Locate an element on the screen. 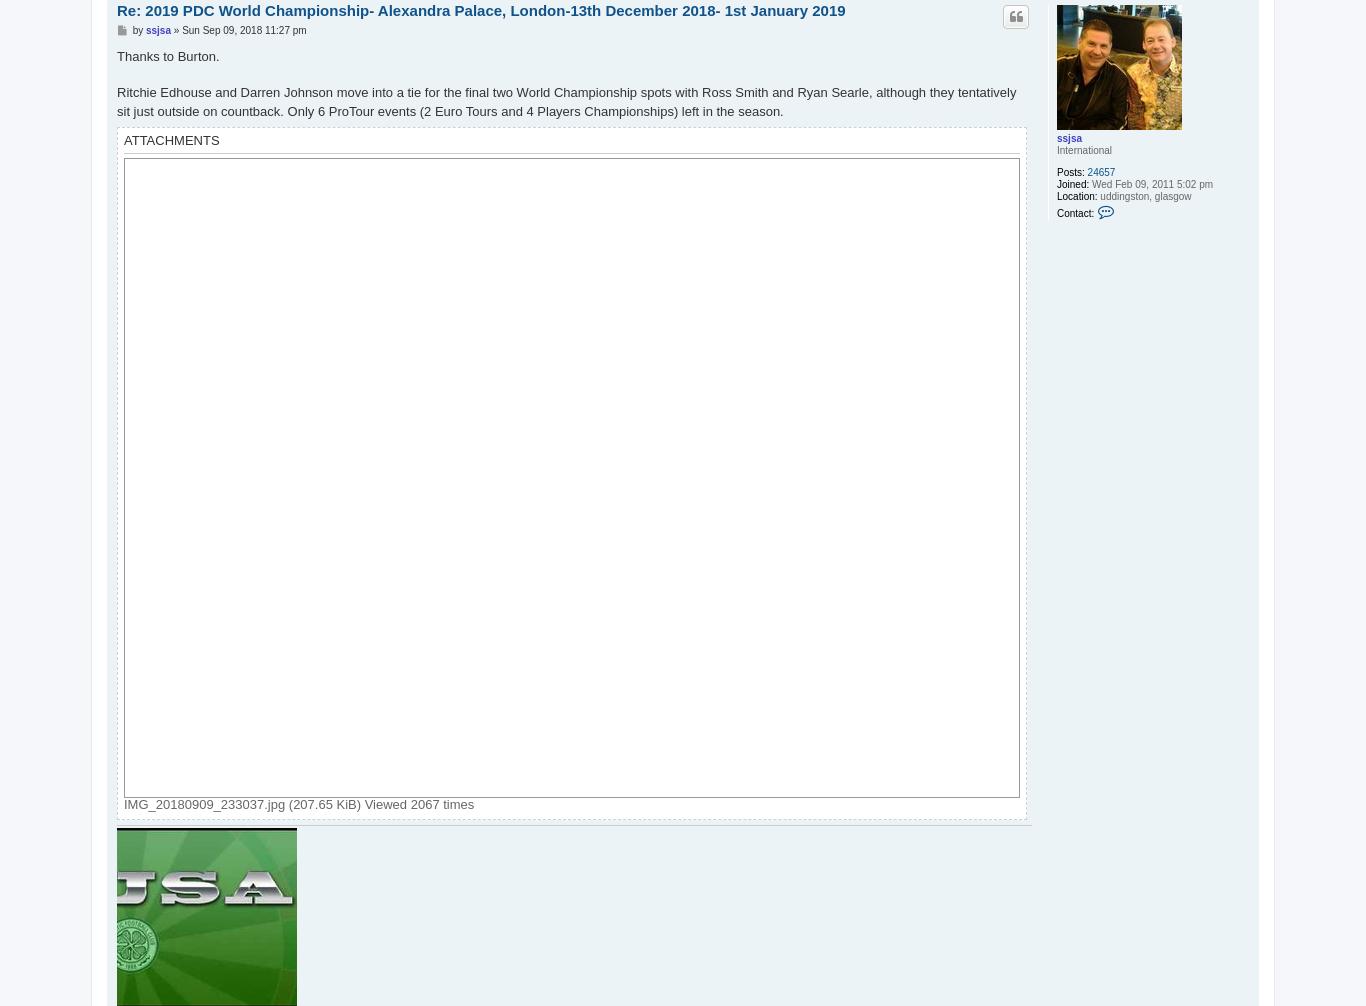  'Contact:' is located at coordinates (1056, 212).